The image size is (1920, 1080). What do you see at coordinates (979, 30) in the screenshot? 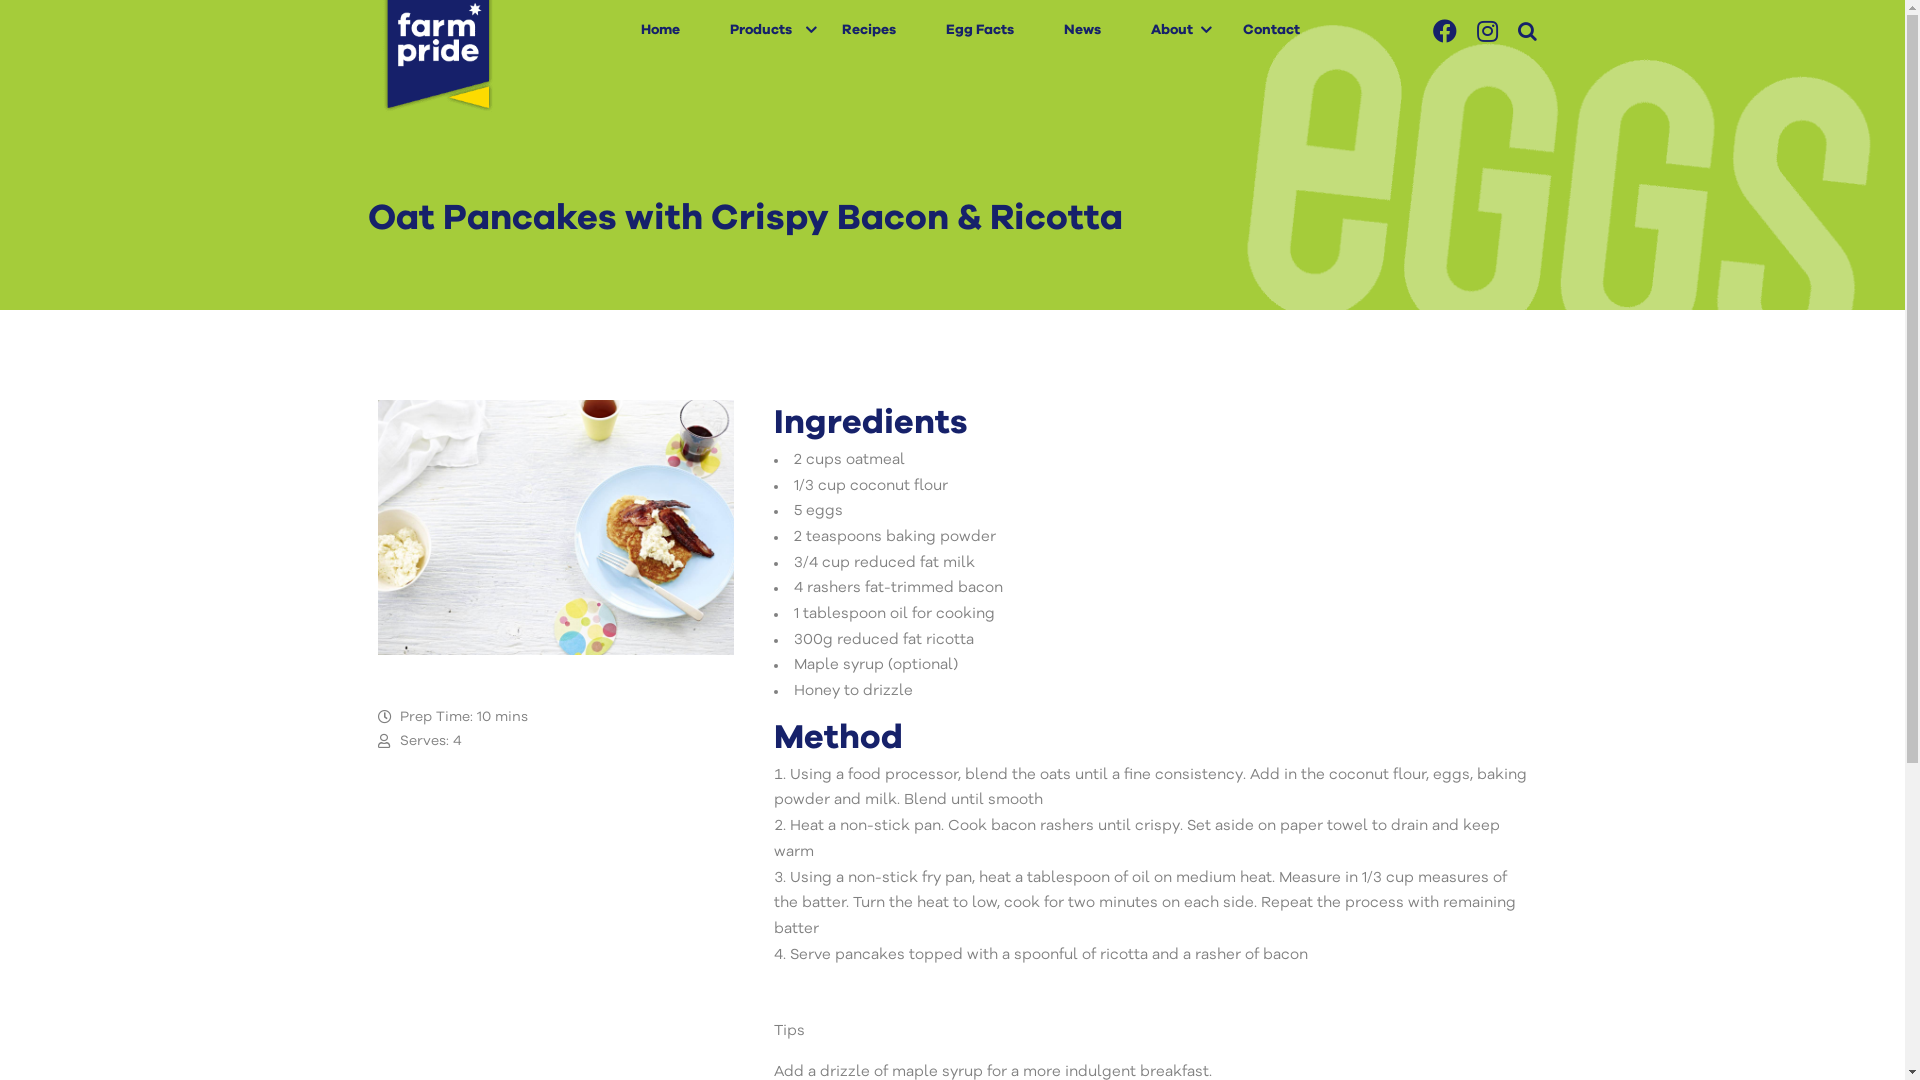
I see `'Egg Facts'` at bounding box center [979, 30].